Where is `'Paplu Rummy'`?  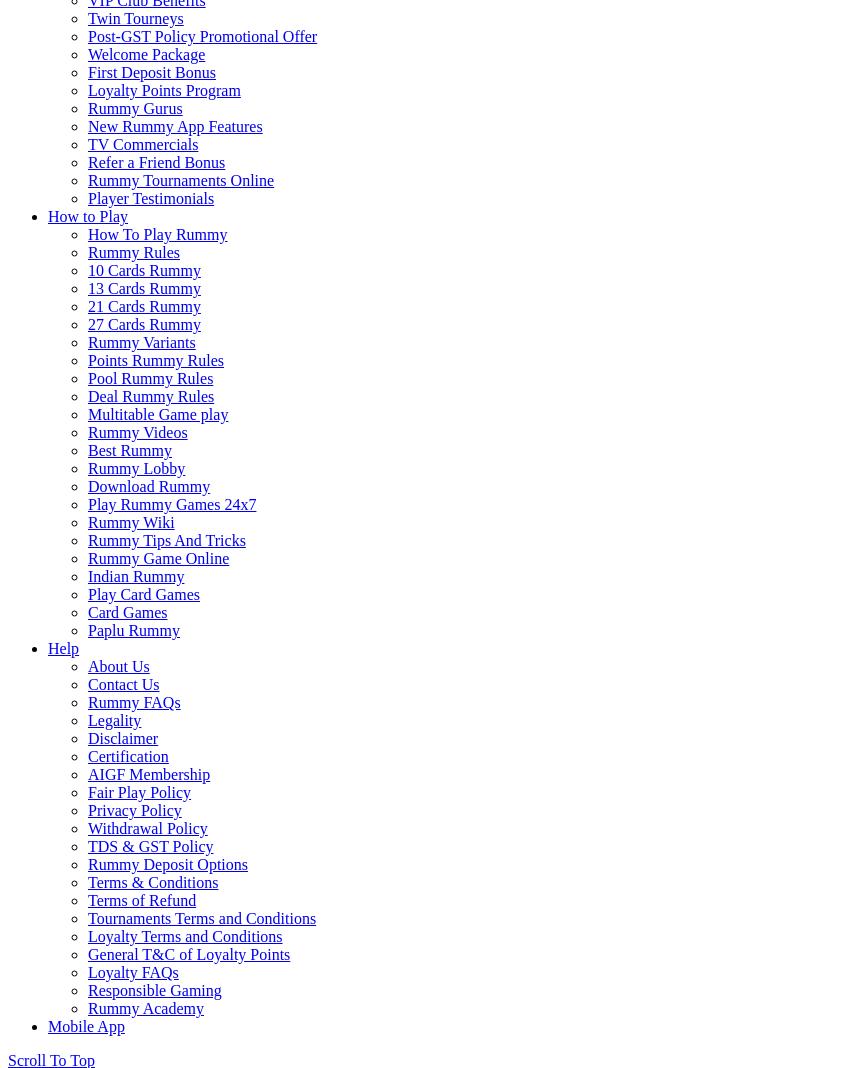
'Paplu Rummy' is located at coordinates (133, 629).